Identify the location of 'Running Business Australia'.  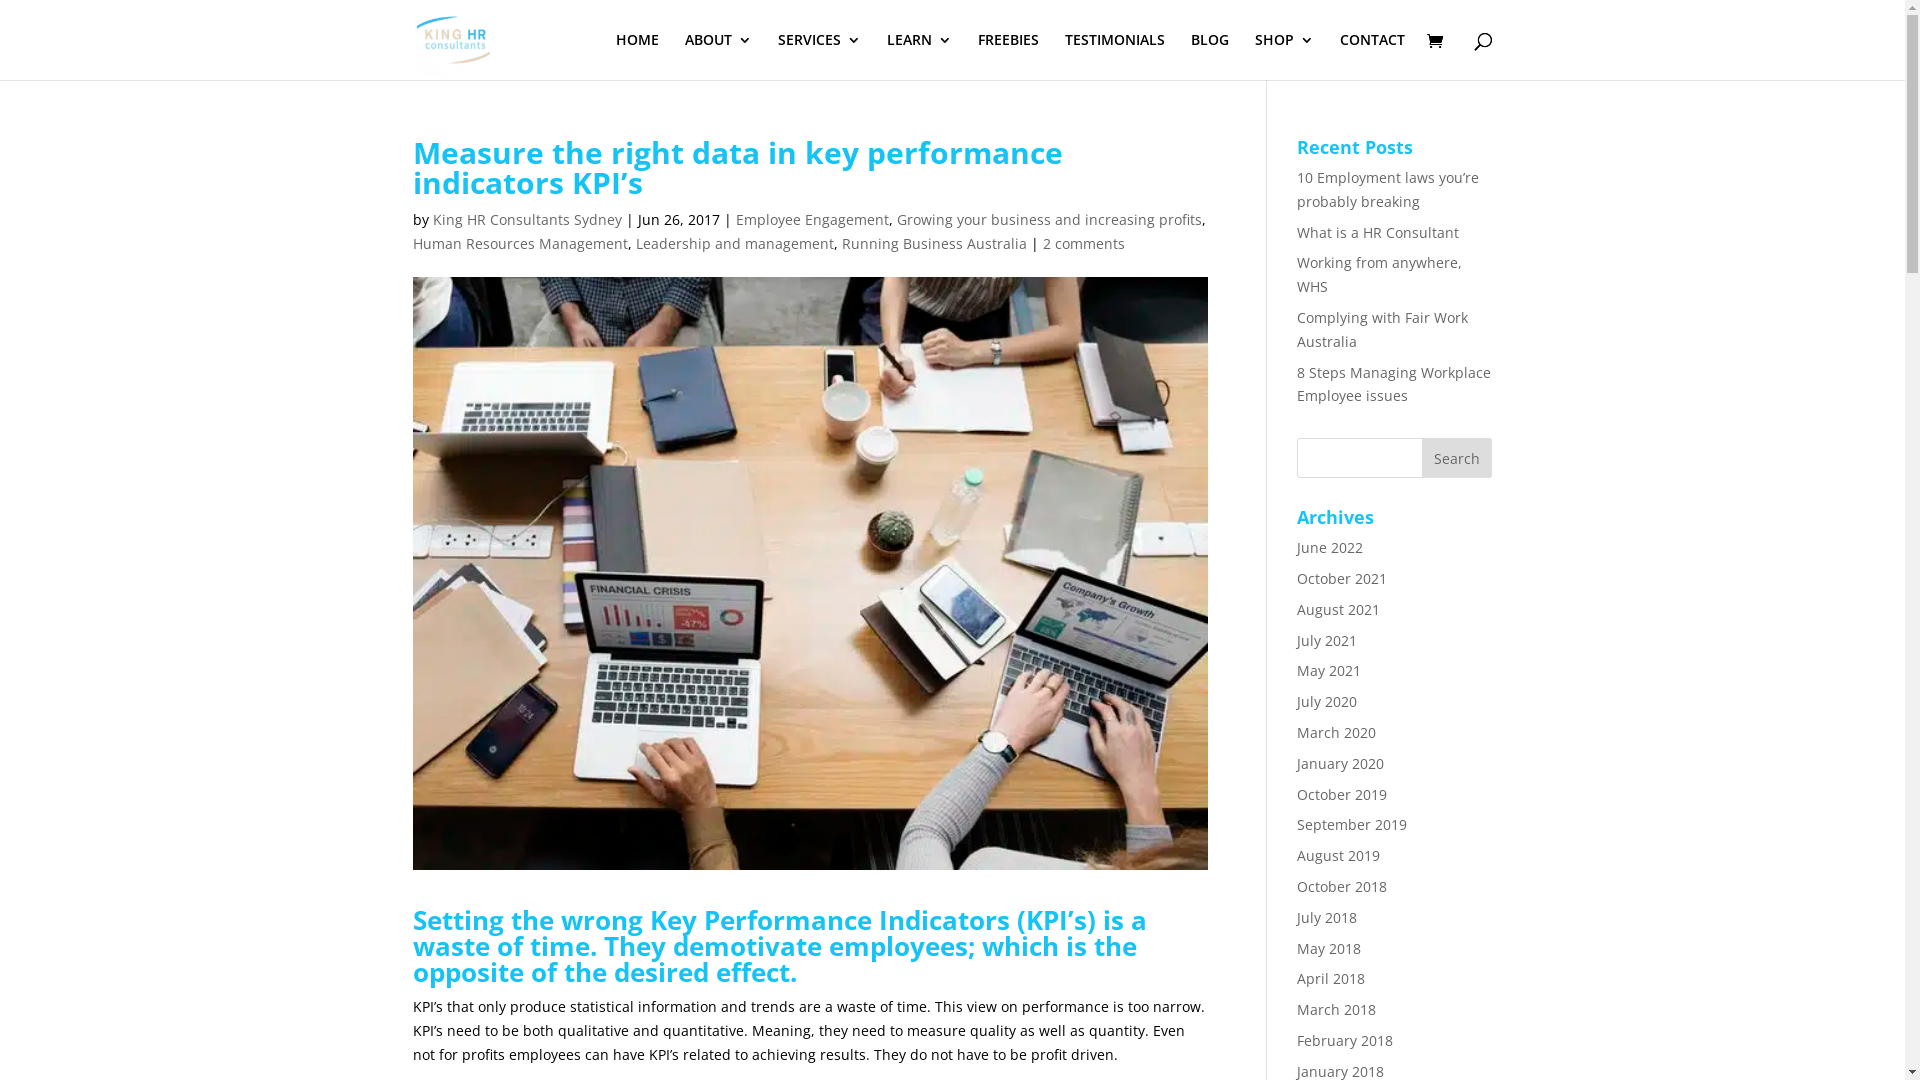
(933, 242).